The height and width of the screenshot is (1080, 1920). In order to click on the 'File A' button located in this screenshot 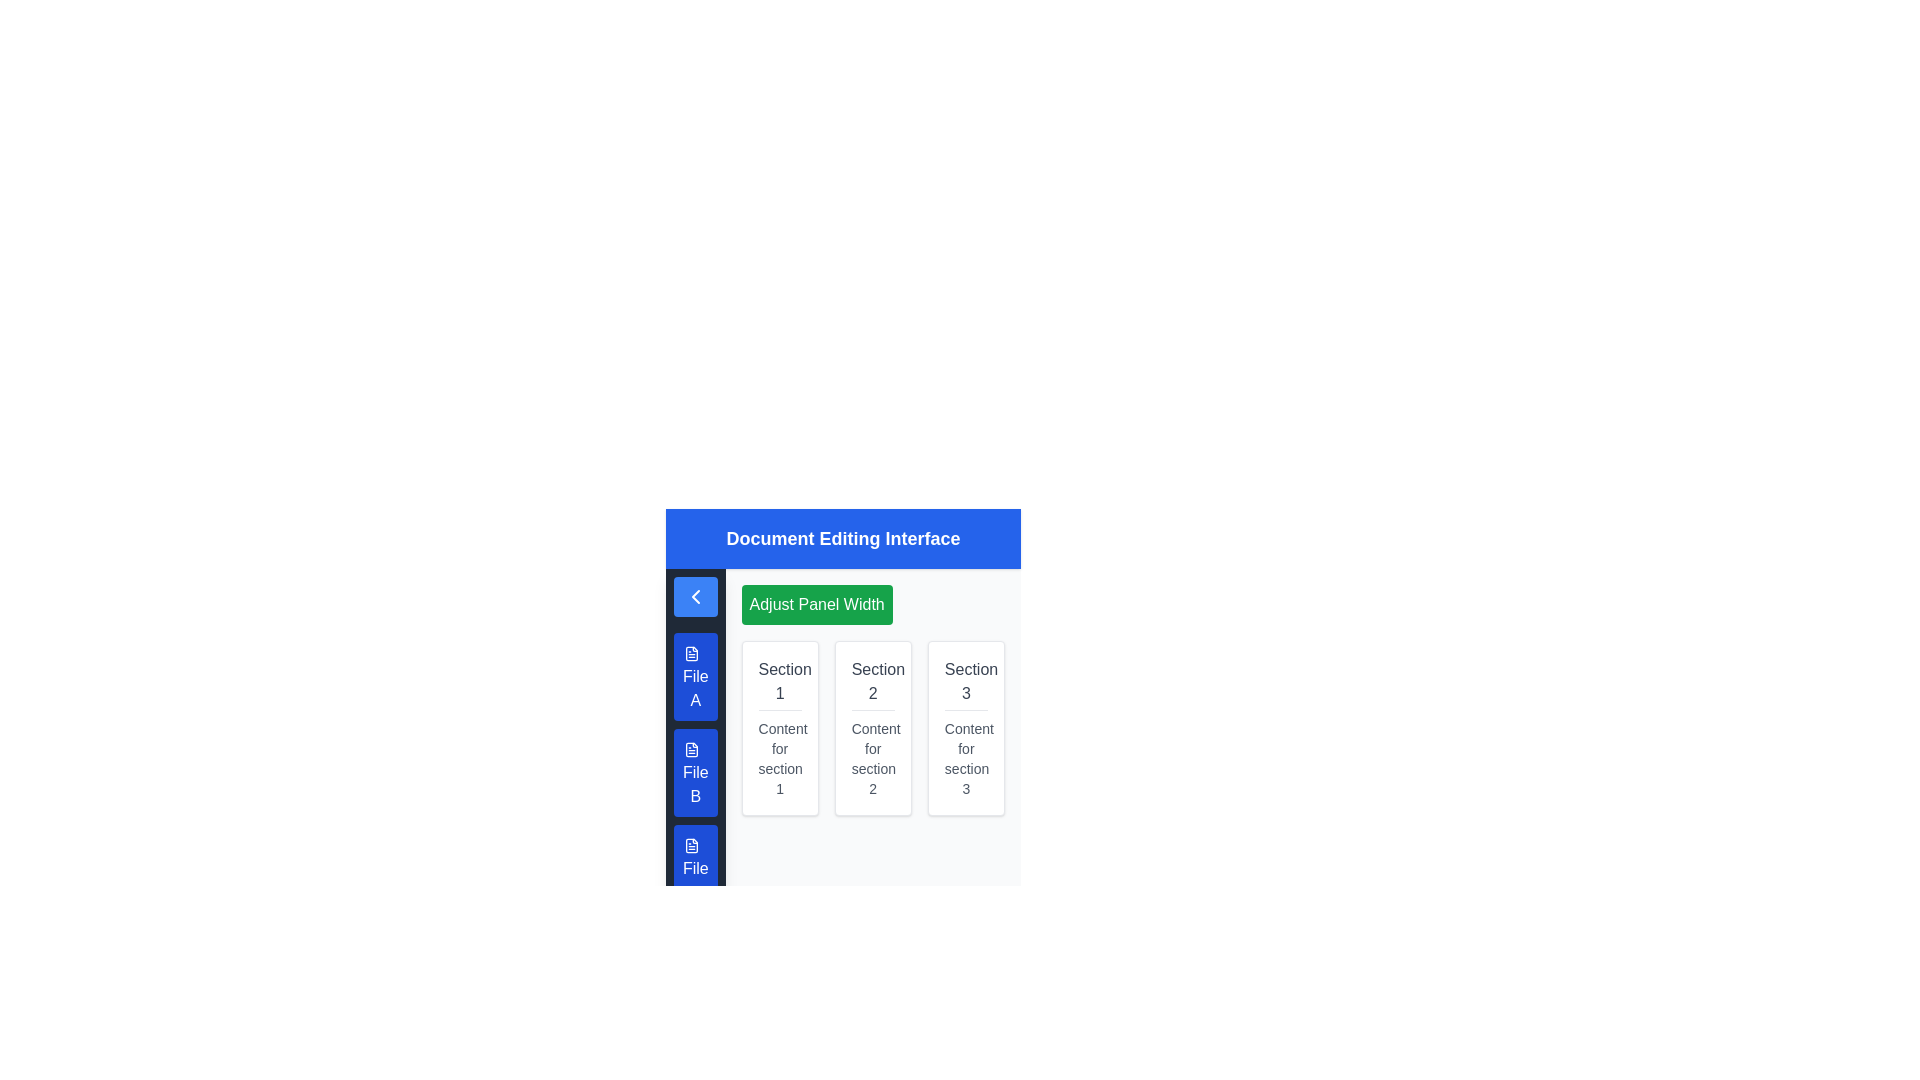, I will do `click(695, 676)`.